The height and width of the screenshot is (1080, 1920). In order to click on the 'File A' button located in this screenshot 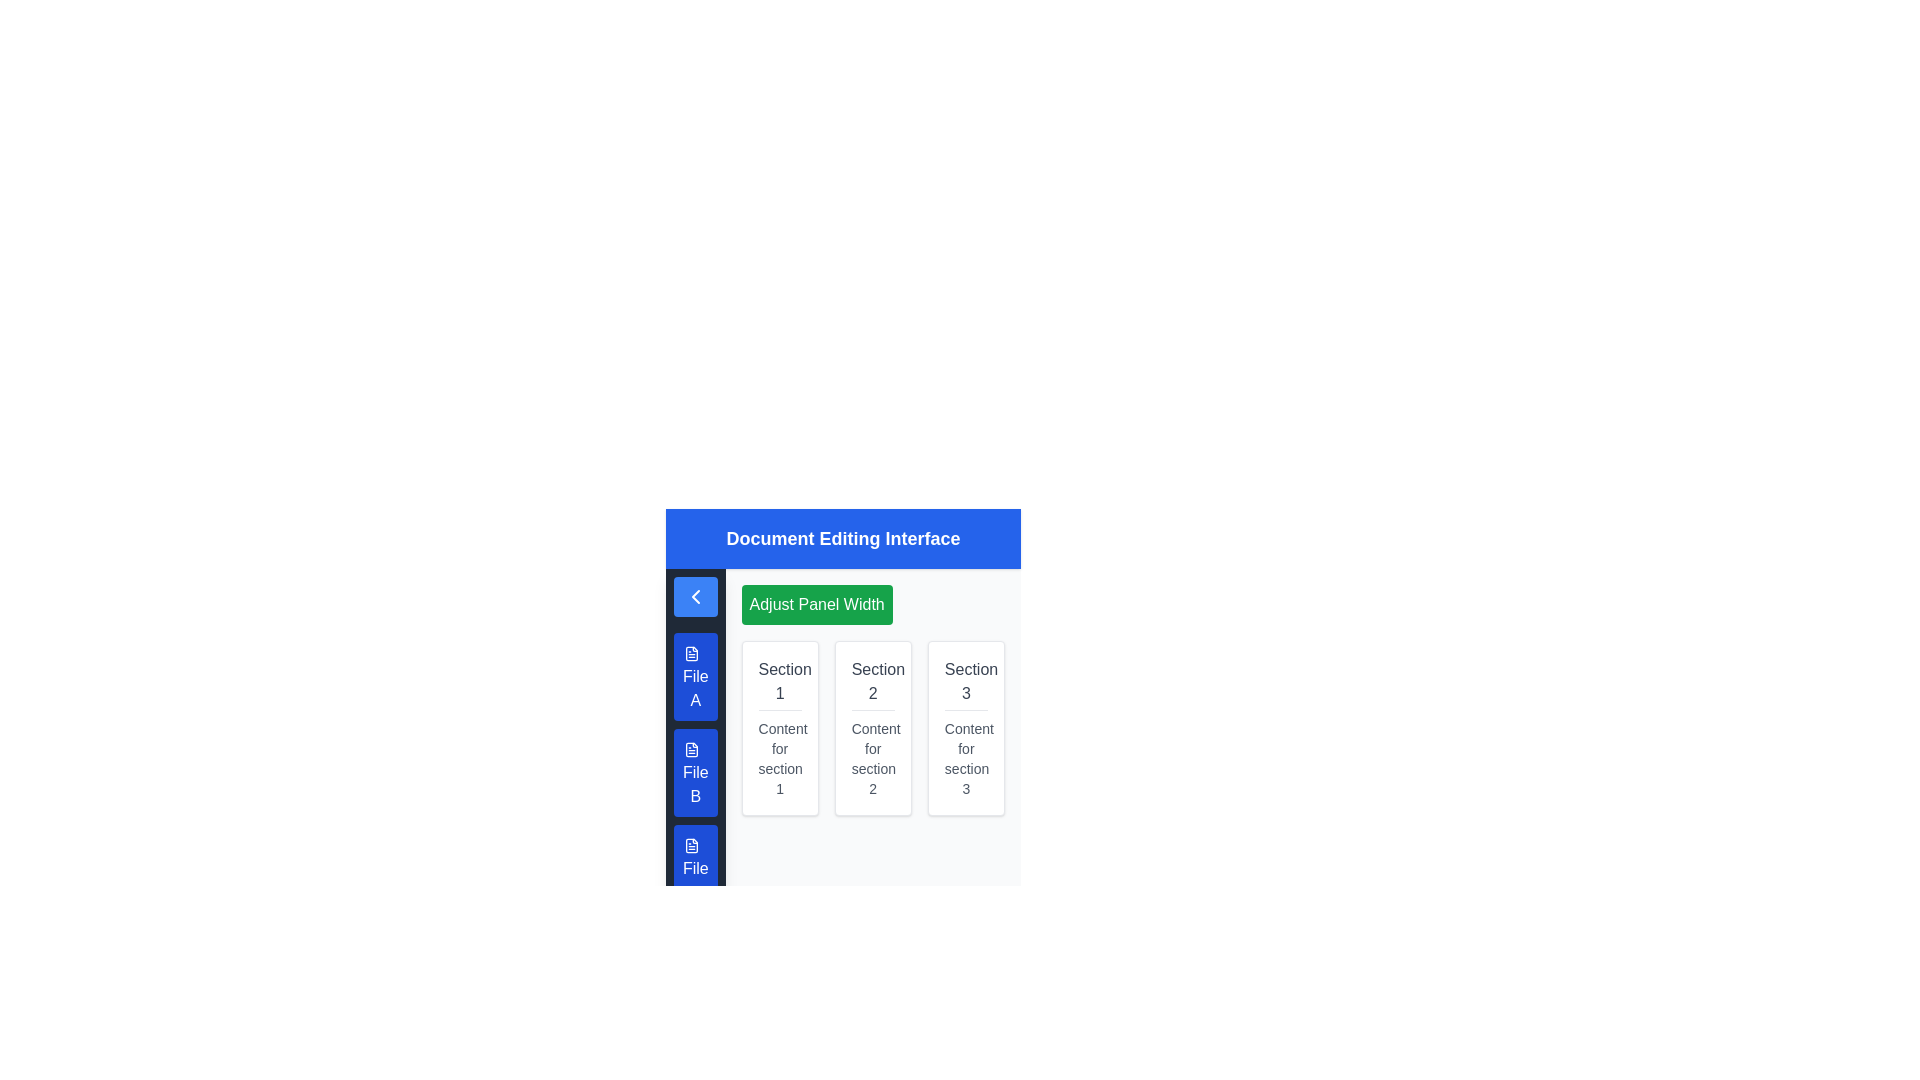, I will do `click(695, 676)`.